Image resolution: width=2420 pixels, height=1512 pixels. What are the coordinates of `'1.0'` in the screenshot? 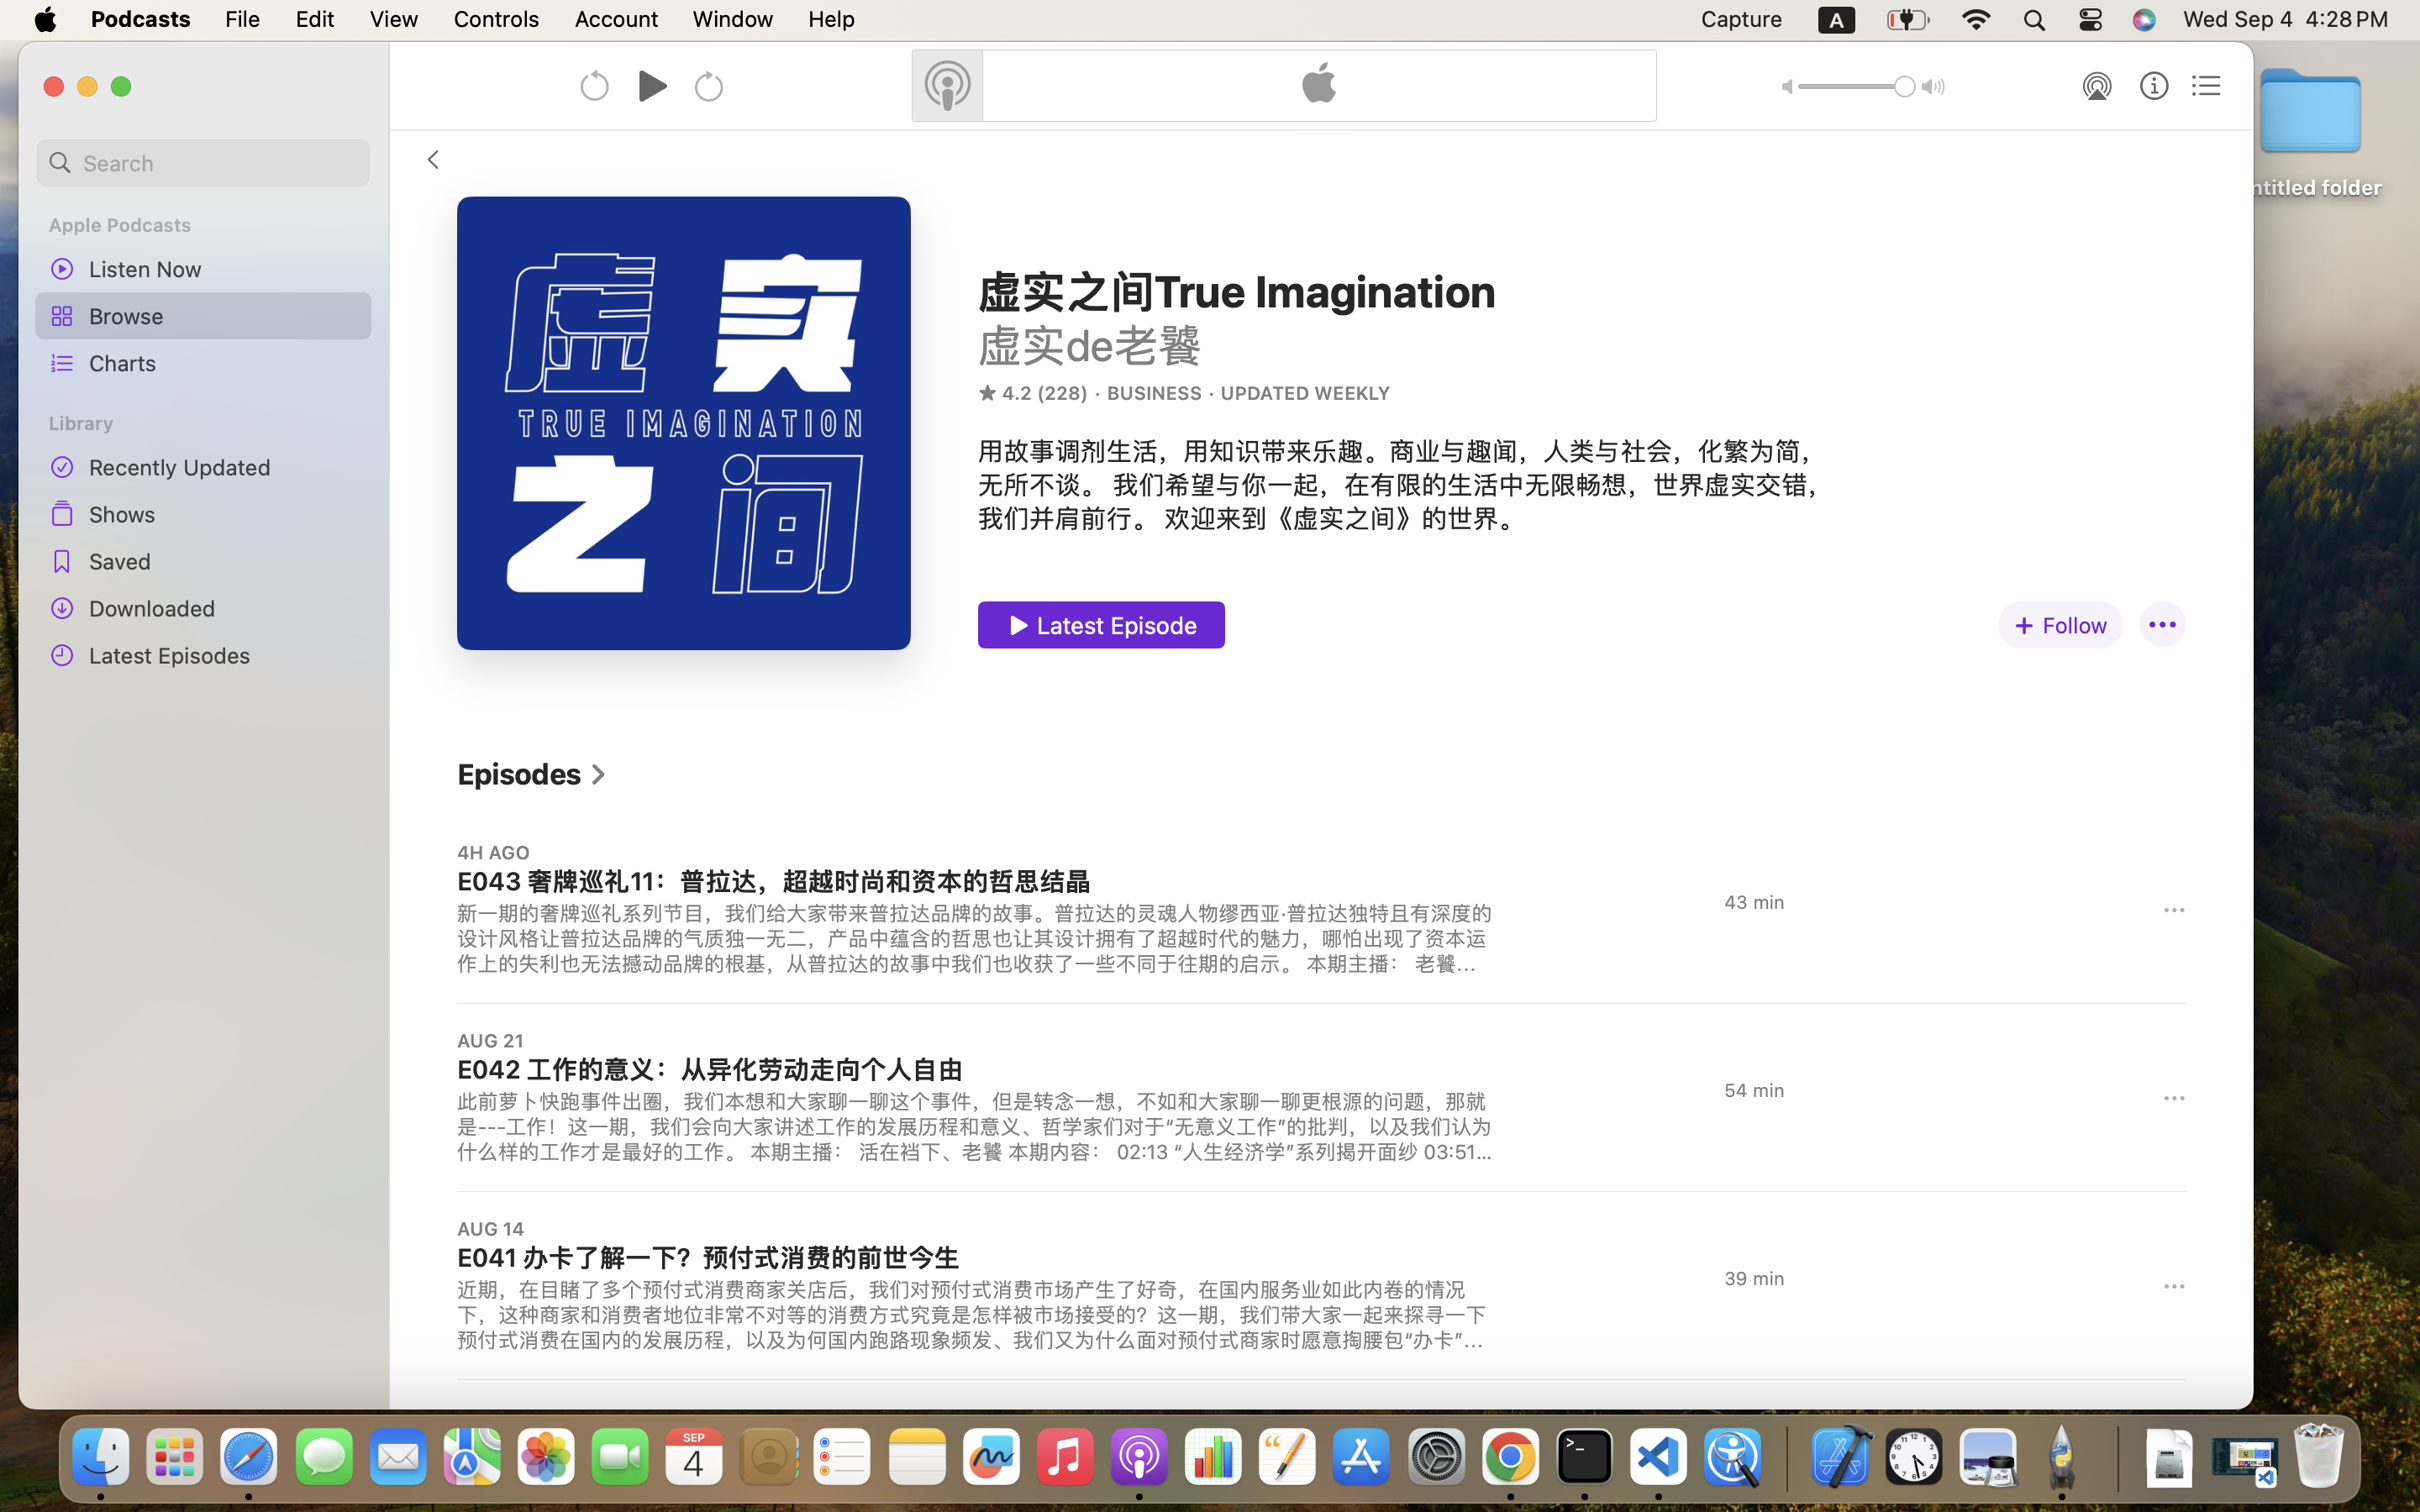 It's located at (1856, 86).